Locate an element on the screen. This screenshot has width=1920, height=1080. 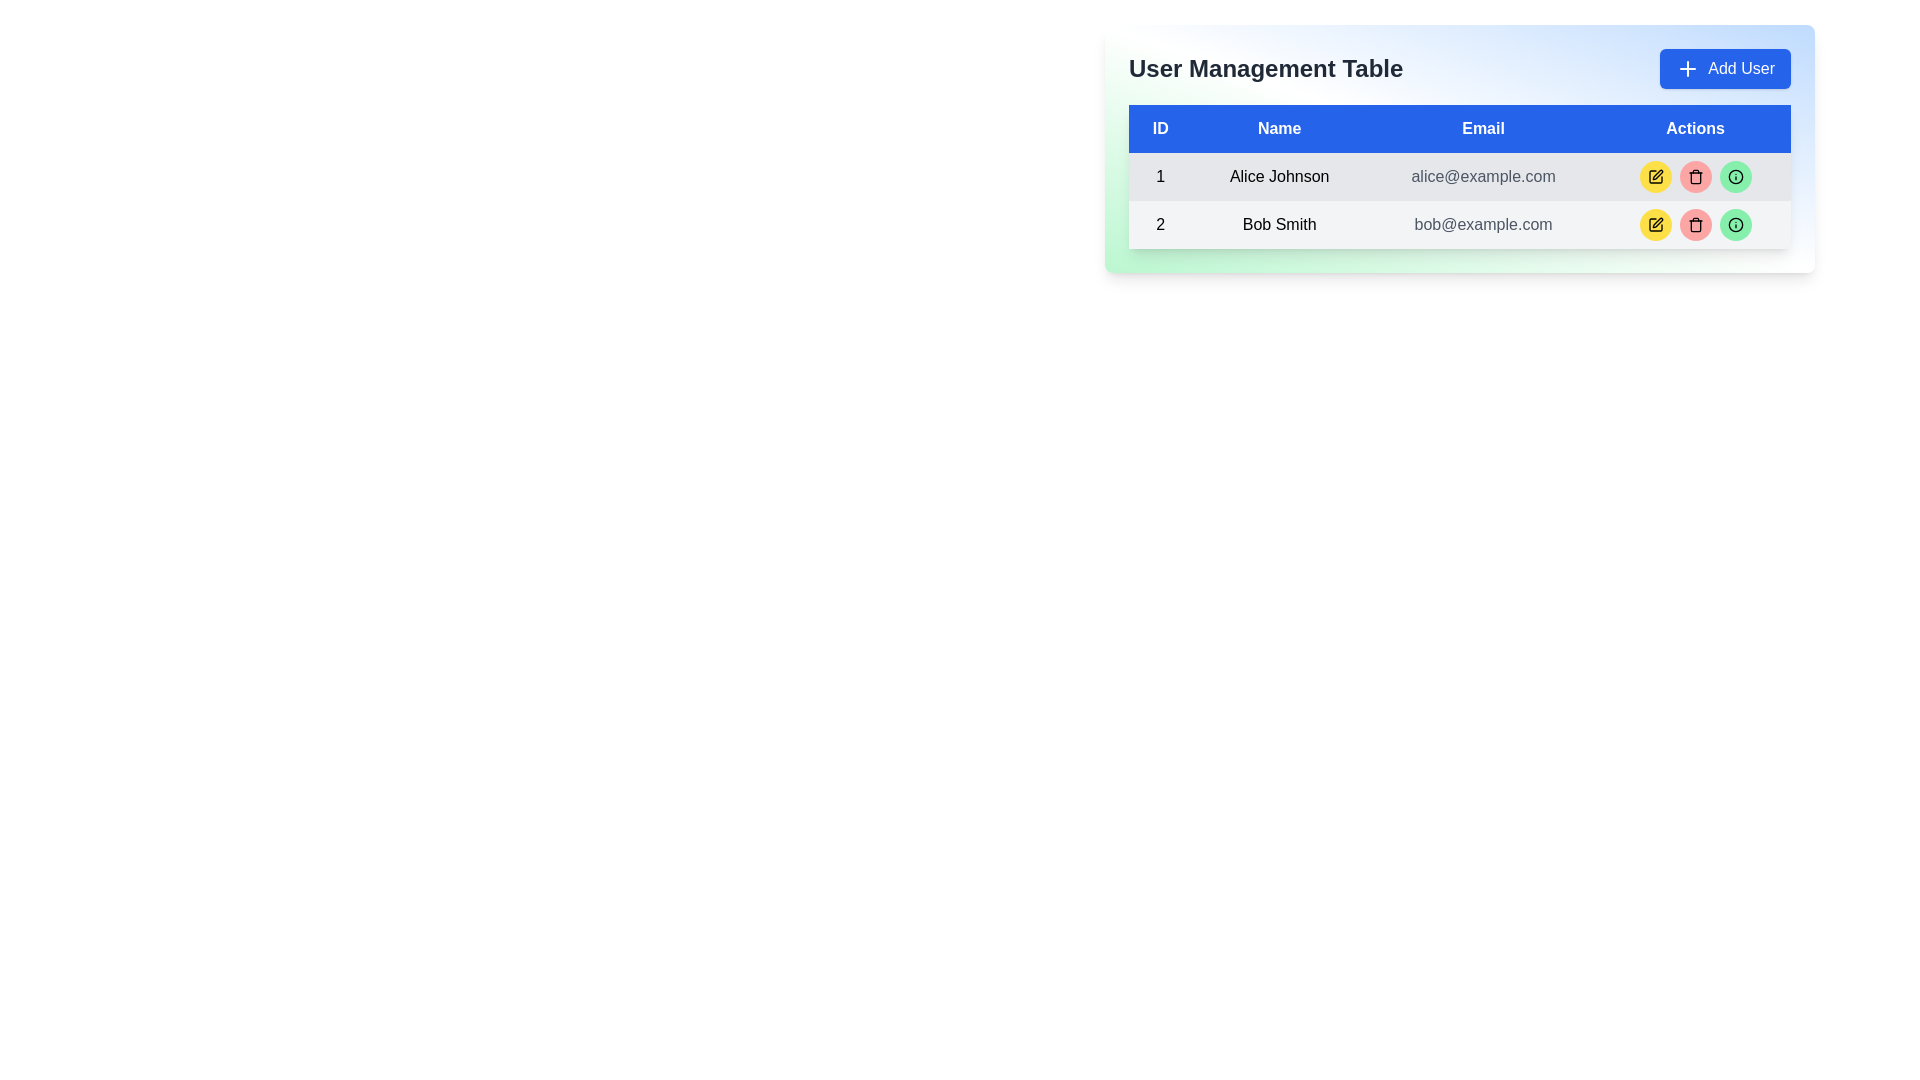
the text header labeled 'User Management Table', which is prominently styled with a bold, large dark gray font, located at the top-left corner of the user interface section is located at coordinates (1265, 68).